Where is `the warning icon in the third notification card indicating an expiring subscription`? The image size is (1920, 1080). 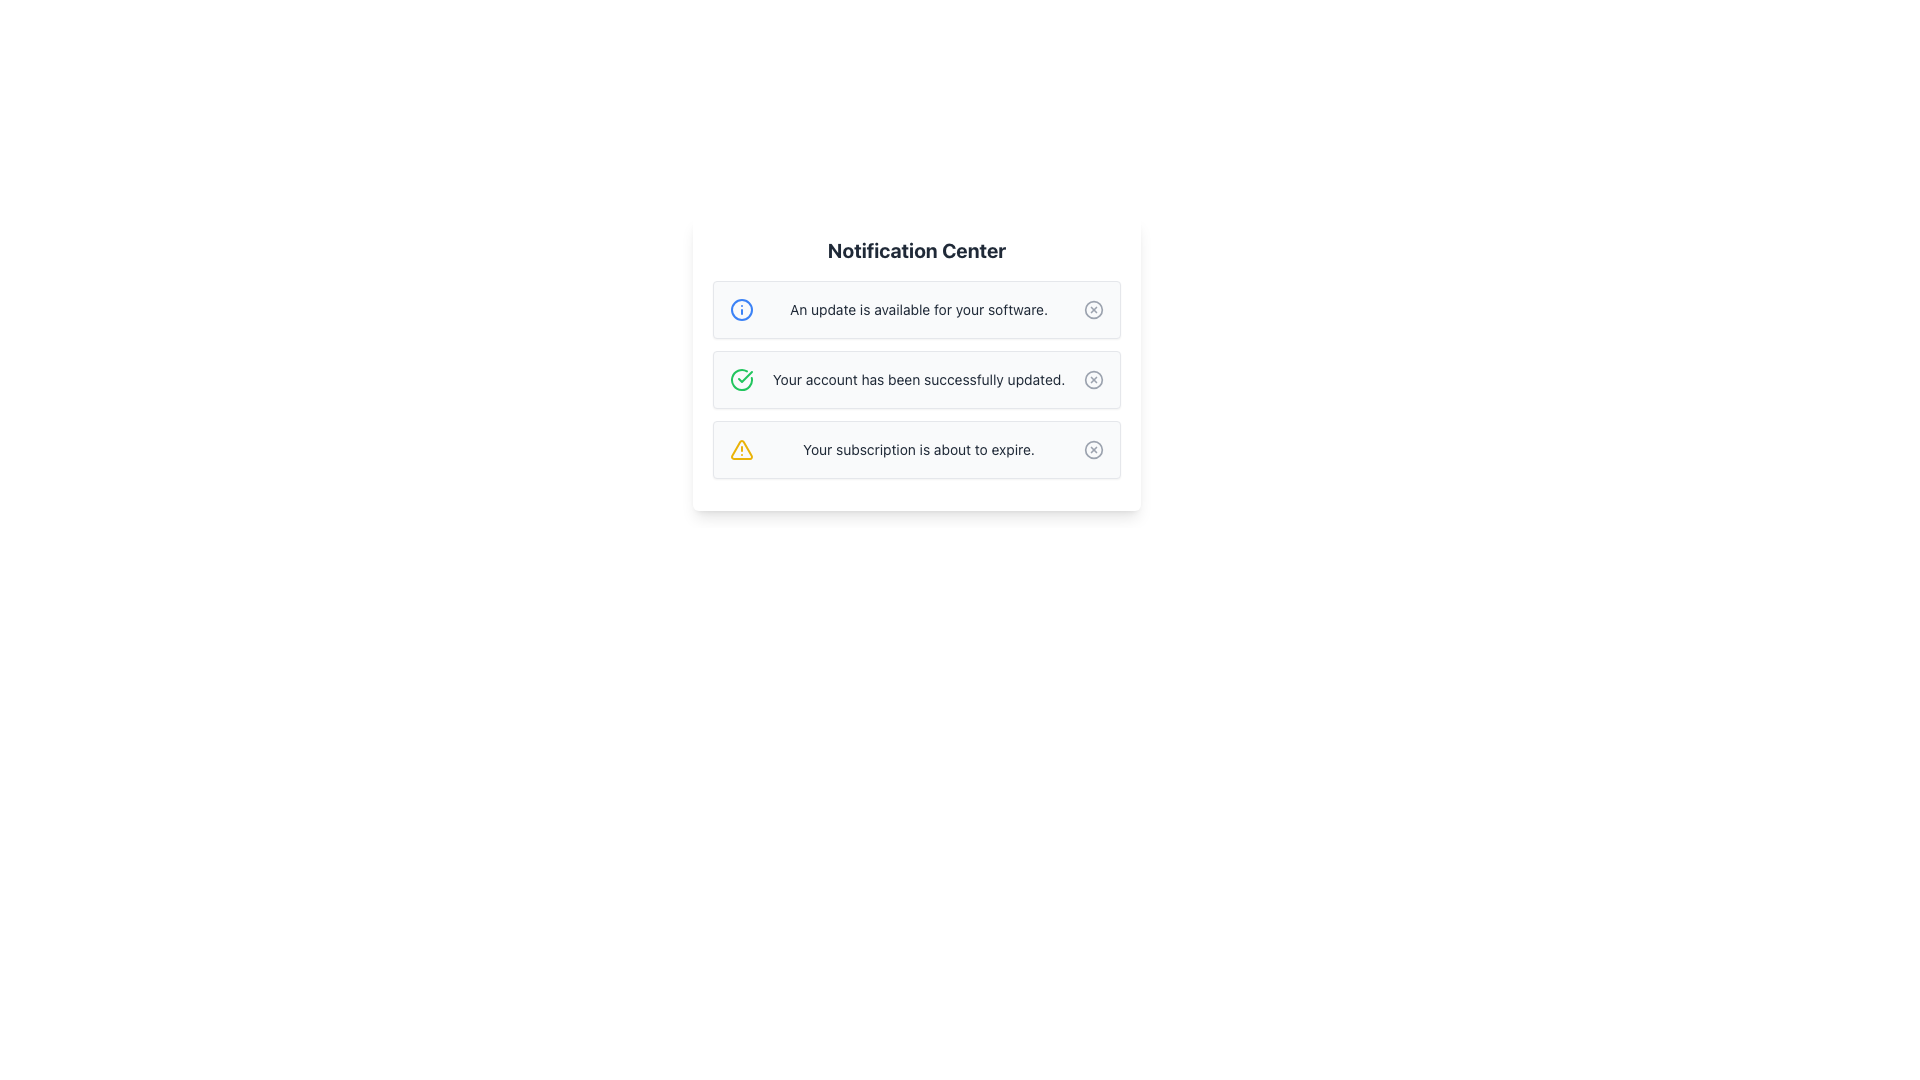
the warning icon in the third notification card indicating an expiring subscription is located at coordinates (741, 450).